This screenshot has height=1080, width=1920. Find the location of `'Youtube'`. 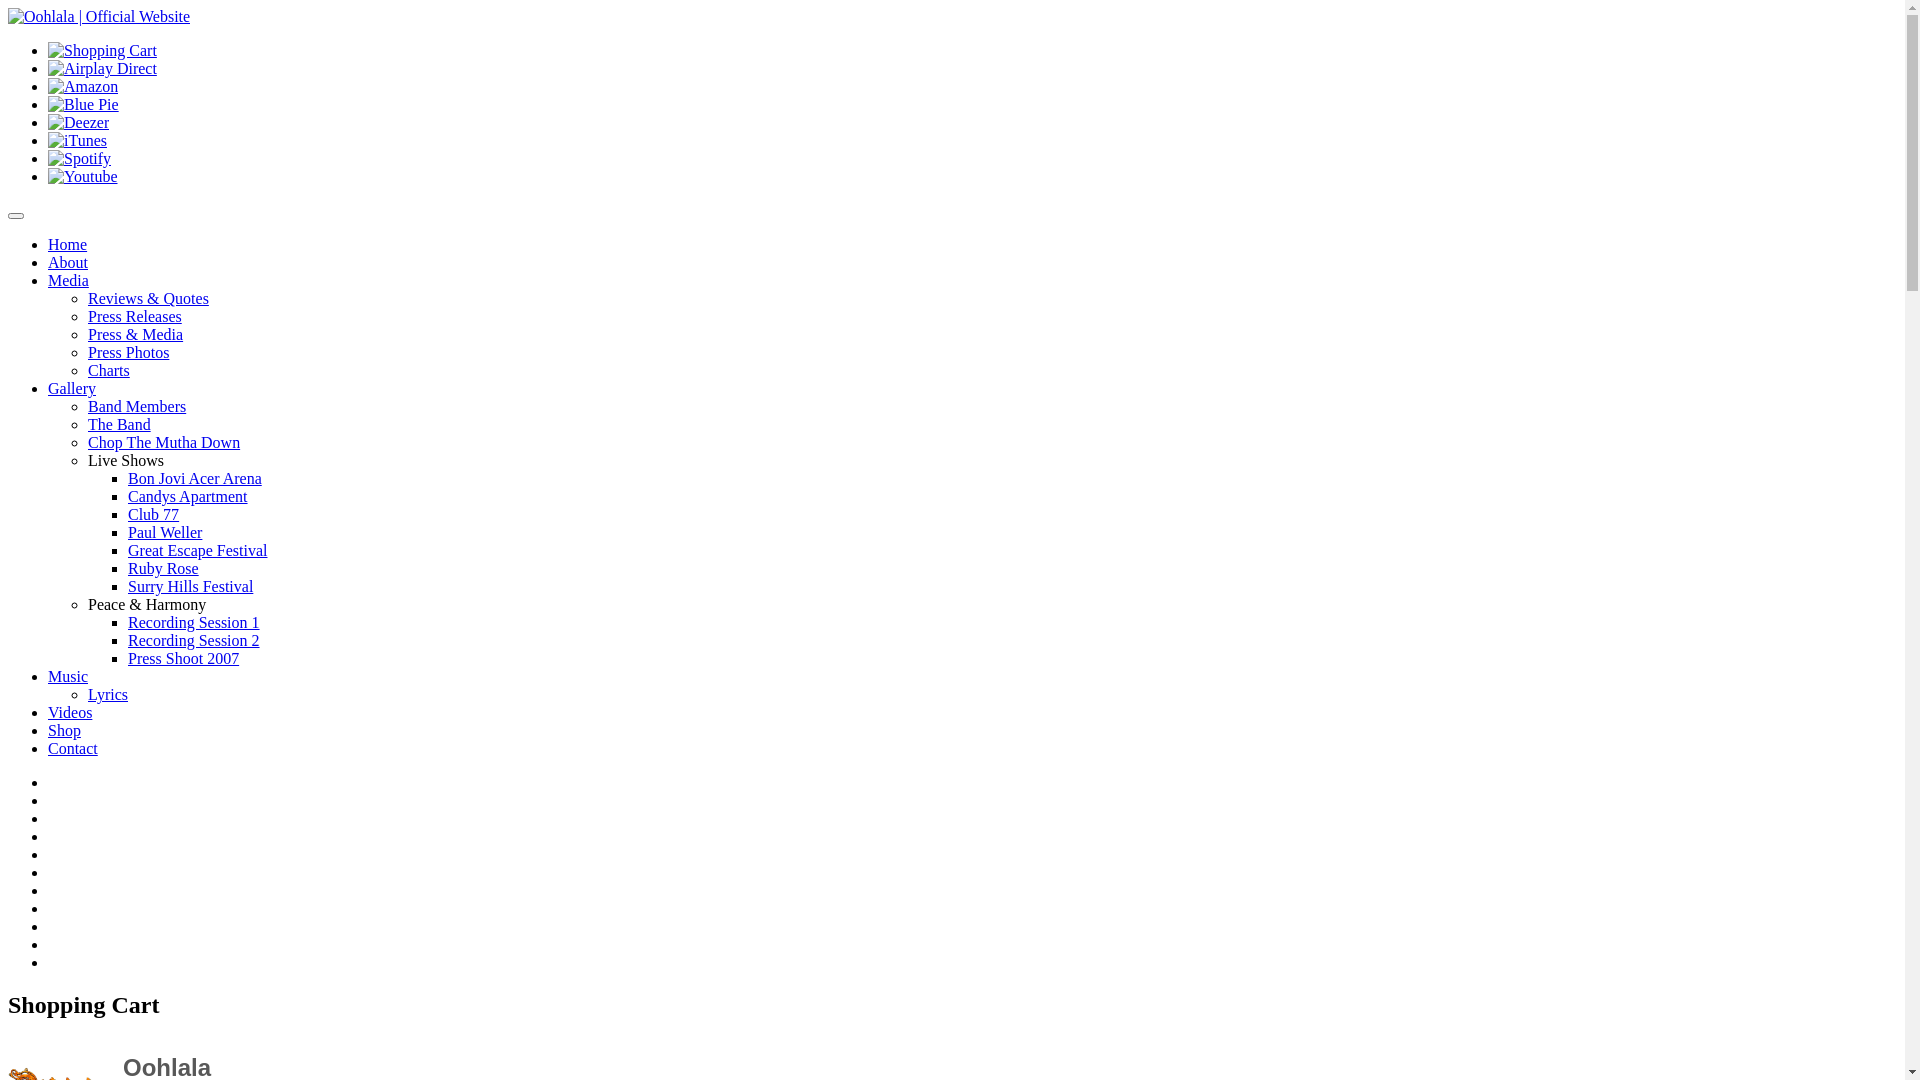

'Youtube' is located at coordinates (81, 176).